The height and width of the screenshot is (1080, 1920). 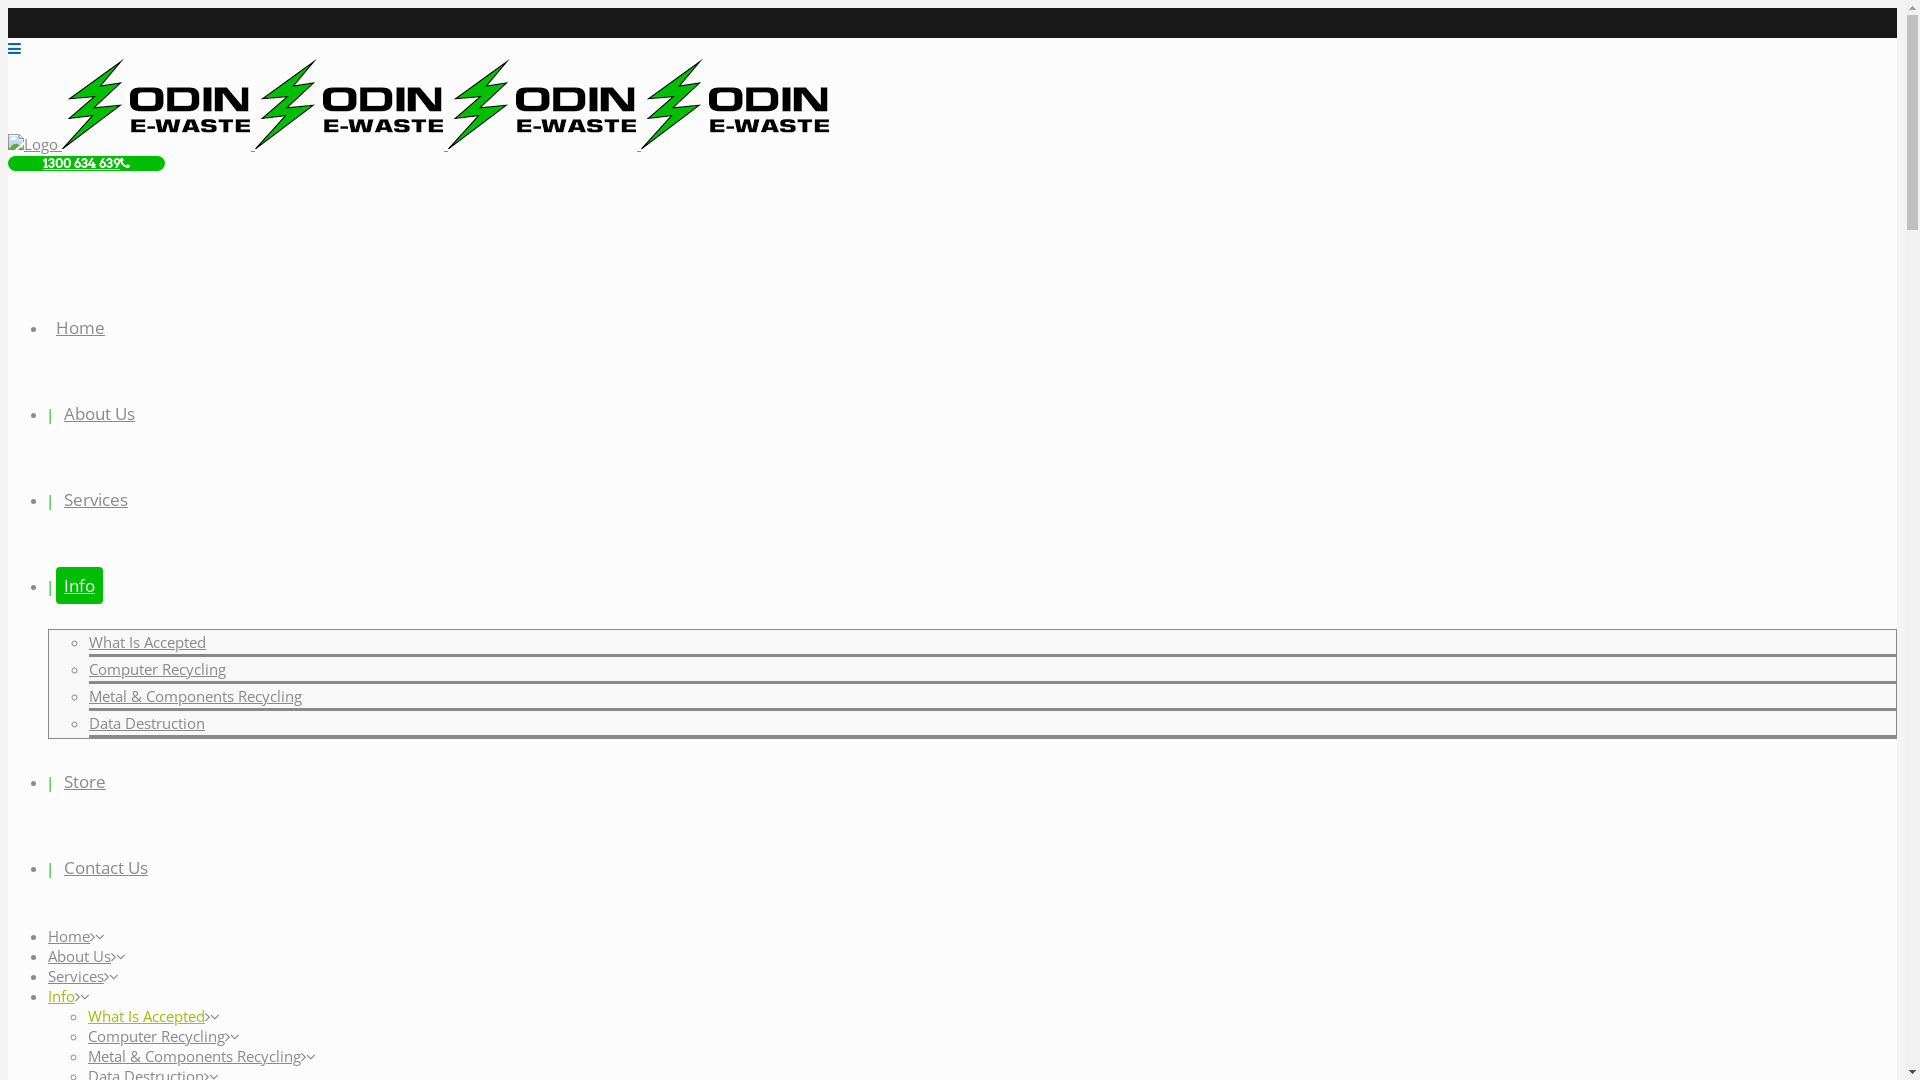 What do you see at coordinates (80, 326) in the screenshot?
I see `'Home'` at bounding box center [80, 326].